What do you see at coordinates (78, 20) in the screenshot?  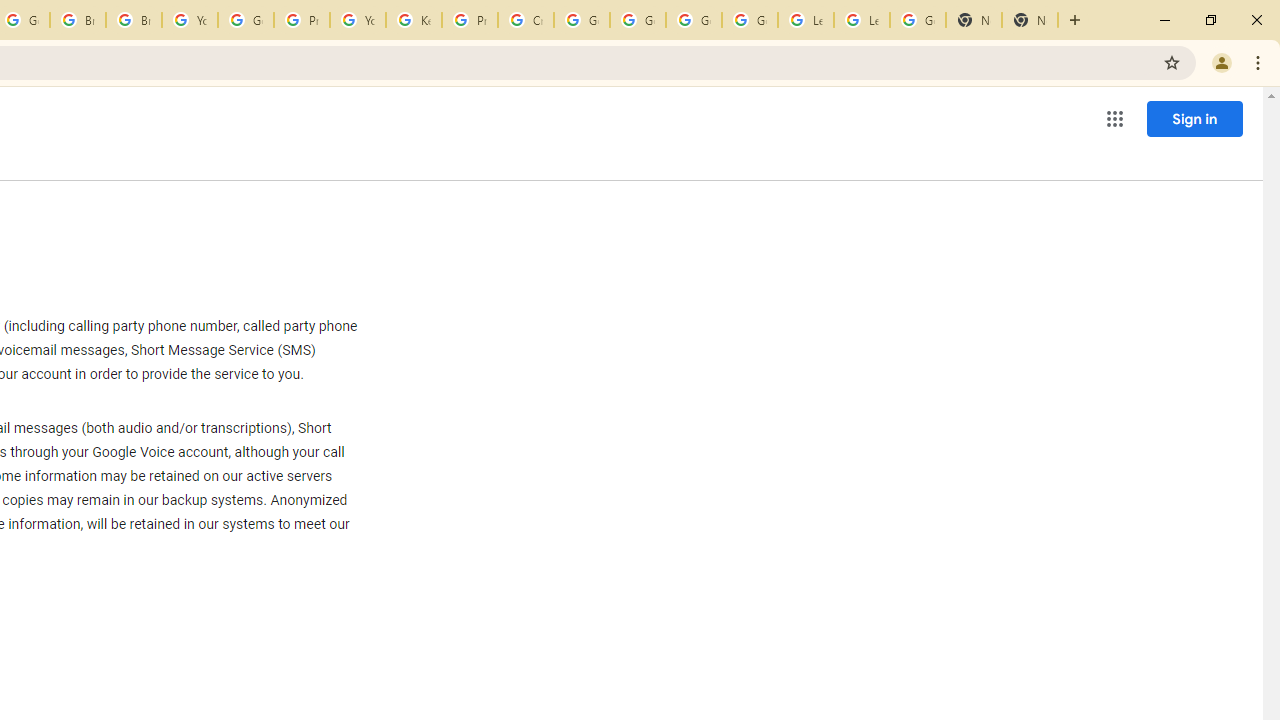 I see `'Brand Resource Center'` at bounding box center [78, 20].